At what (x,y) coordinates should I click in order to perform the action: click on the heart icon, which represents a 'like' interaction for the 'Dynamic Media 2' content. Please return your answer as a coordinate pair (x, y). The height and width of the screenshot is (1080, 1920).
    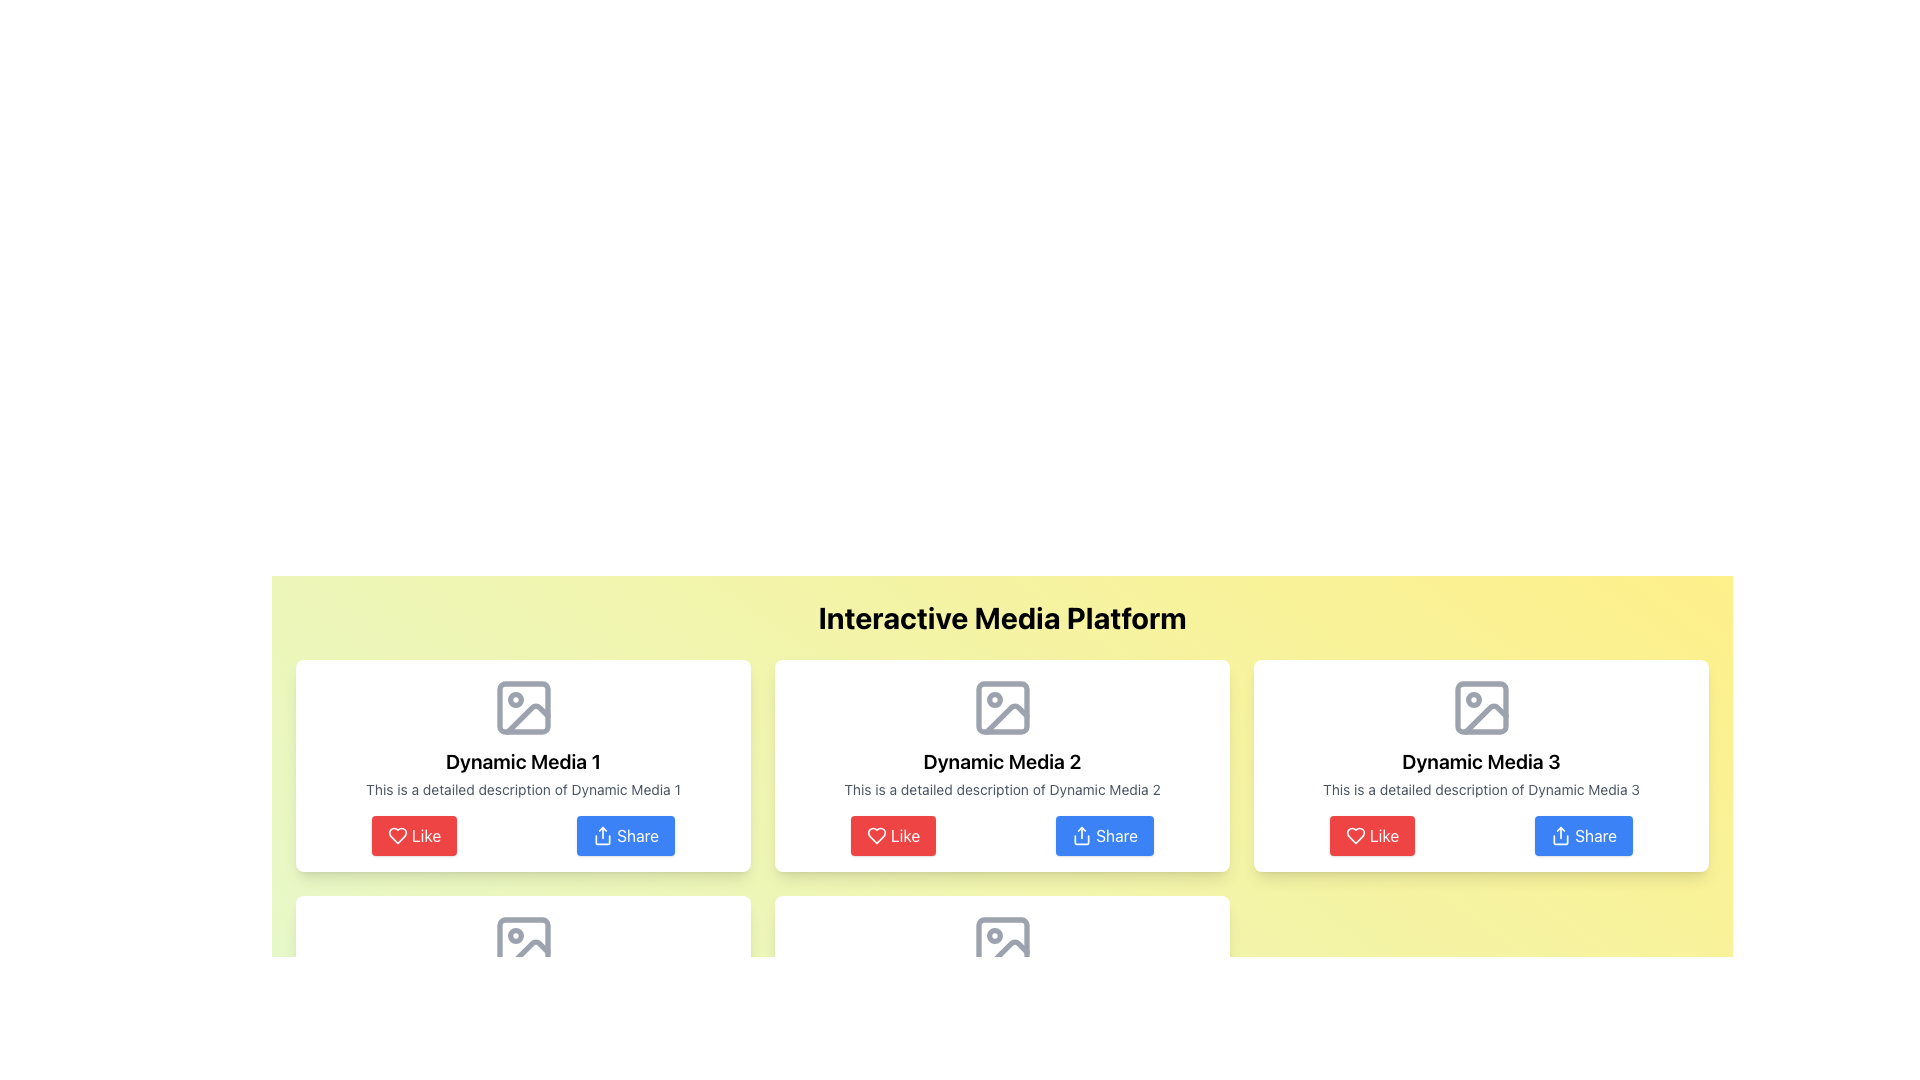
    Looking at the image, I should click on (877, 836).